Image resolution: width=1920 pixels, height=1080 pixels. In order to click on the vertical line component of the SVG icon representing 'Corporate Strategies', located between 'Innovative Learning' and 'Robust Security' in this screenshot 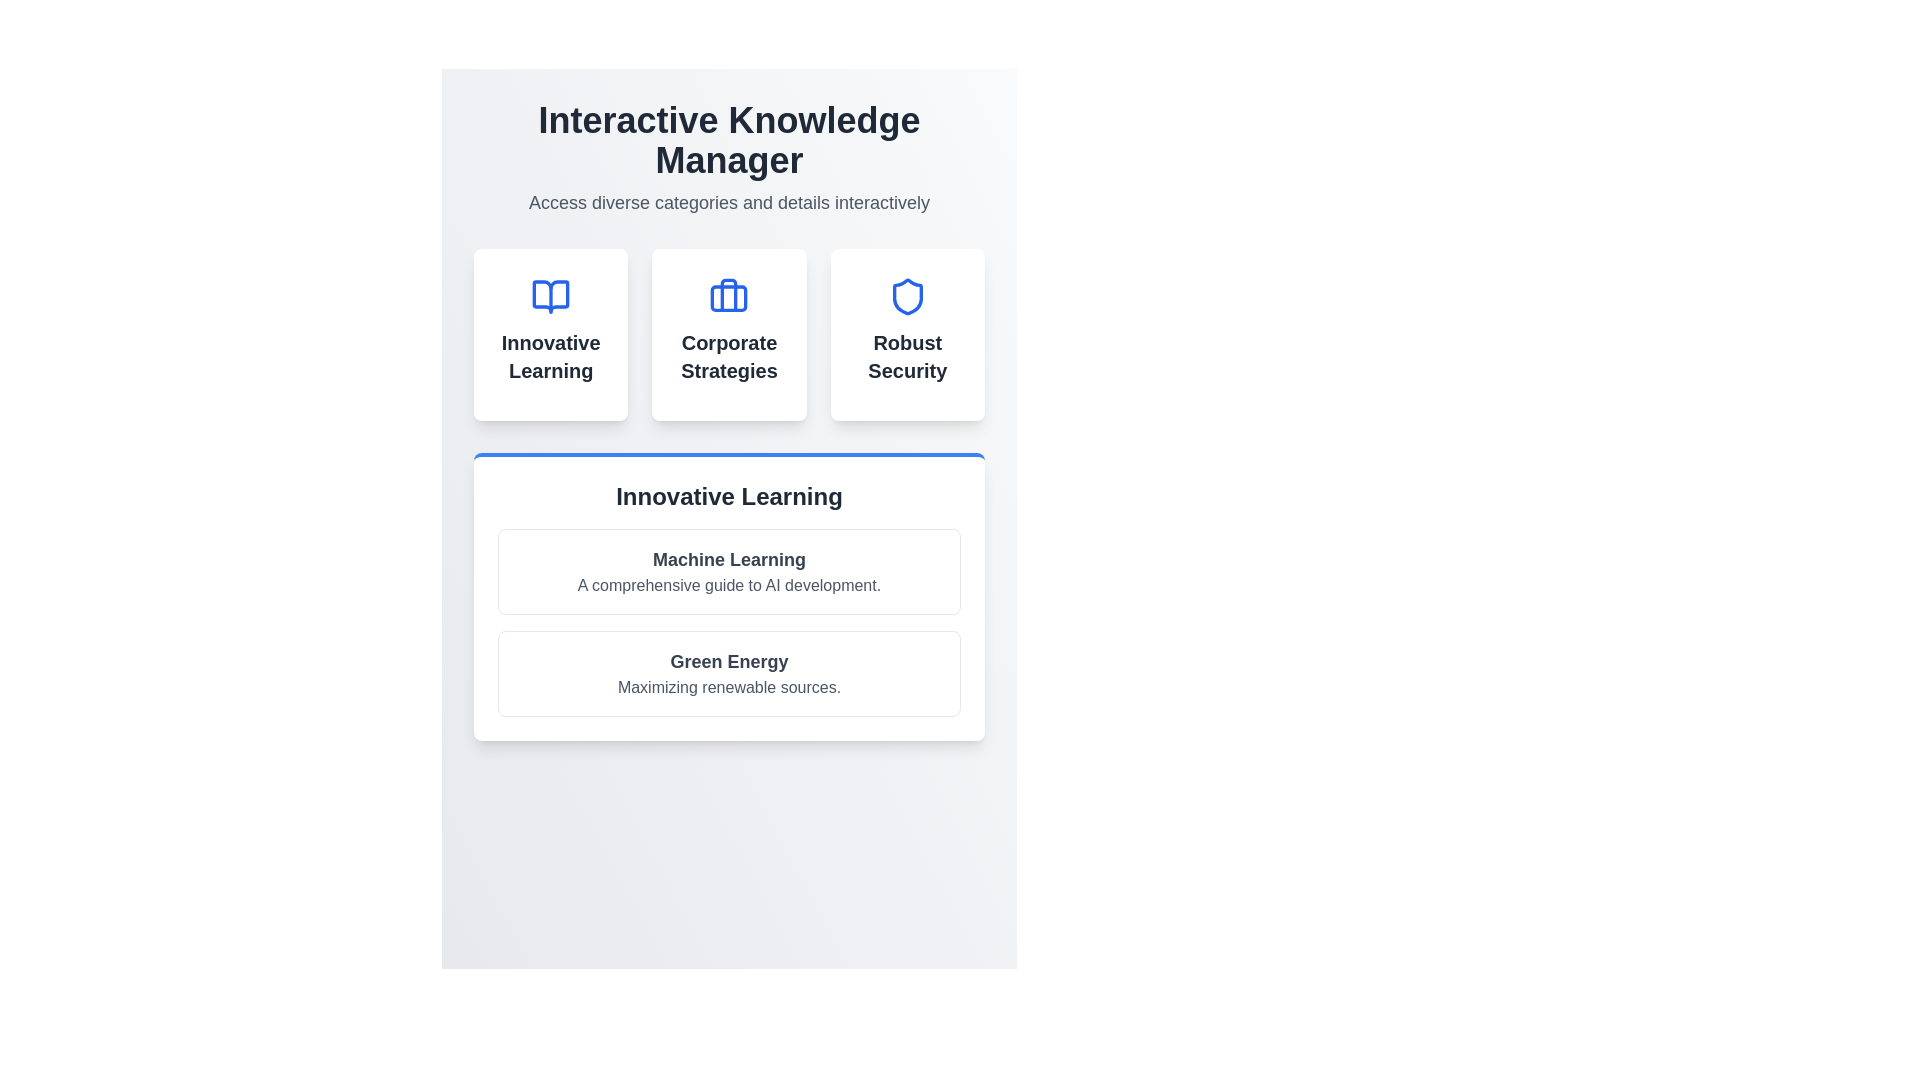, I will do `click(728, 295)`.